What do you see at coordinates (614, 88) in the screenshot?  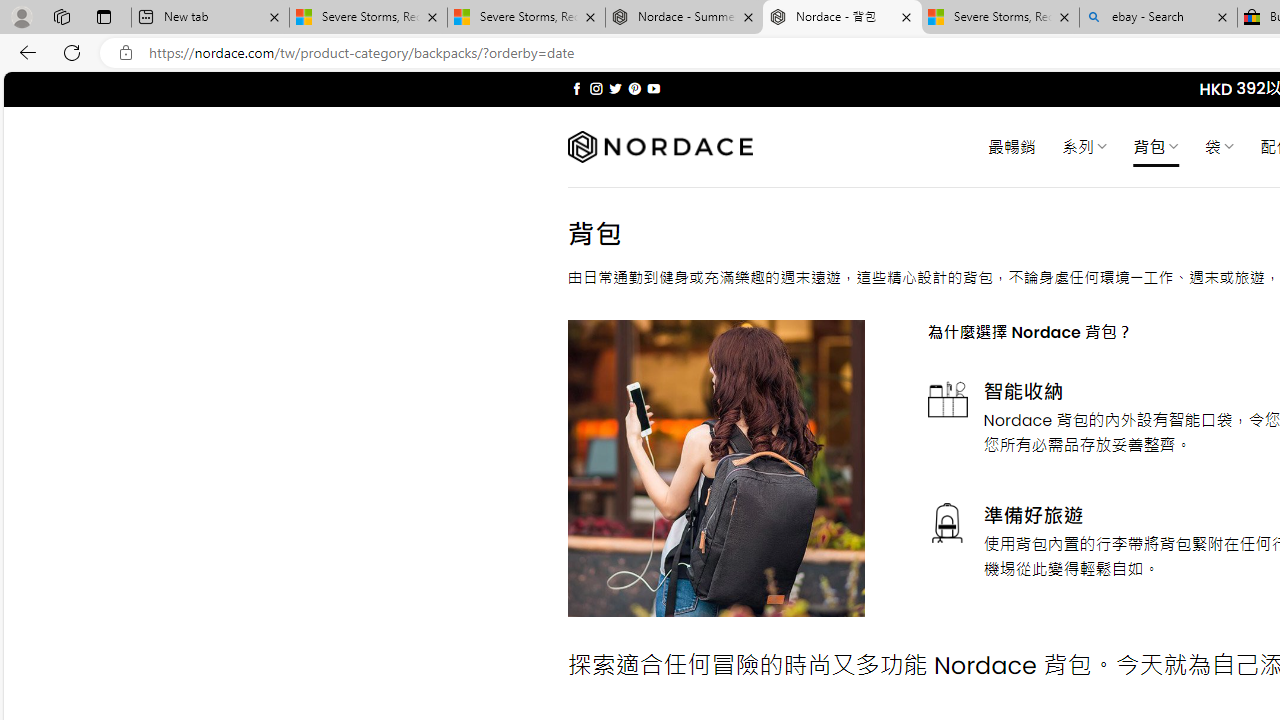 I see `'Follow on Twitter'` at bounding box center [614, 88].